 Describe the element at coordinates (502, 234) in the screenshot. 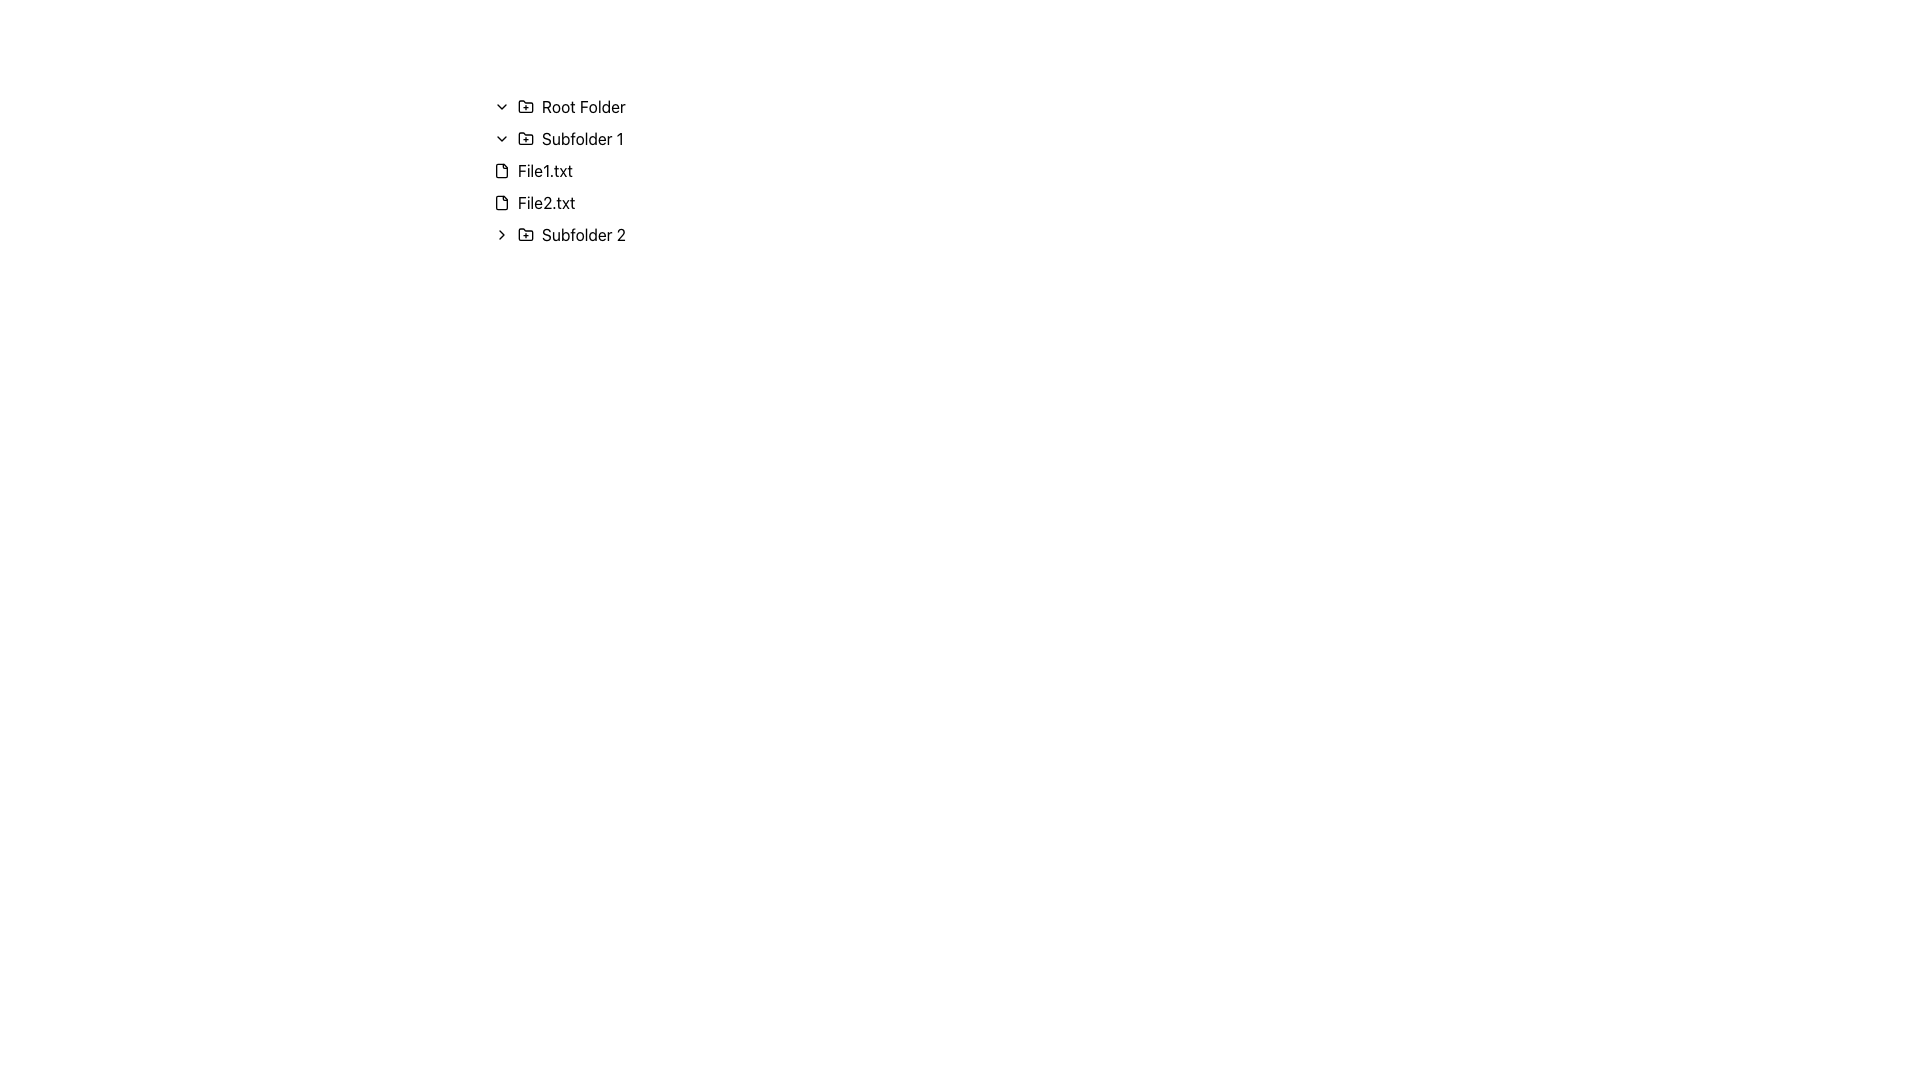

I see `the navigation icon shaped like a rightward chevron ('⟶') located to the left of the 'Subfolder 2' label` at that location.